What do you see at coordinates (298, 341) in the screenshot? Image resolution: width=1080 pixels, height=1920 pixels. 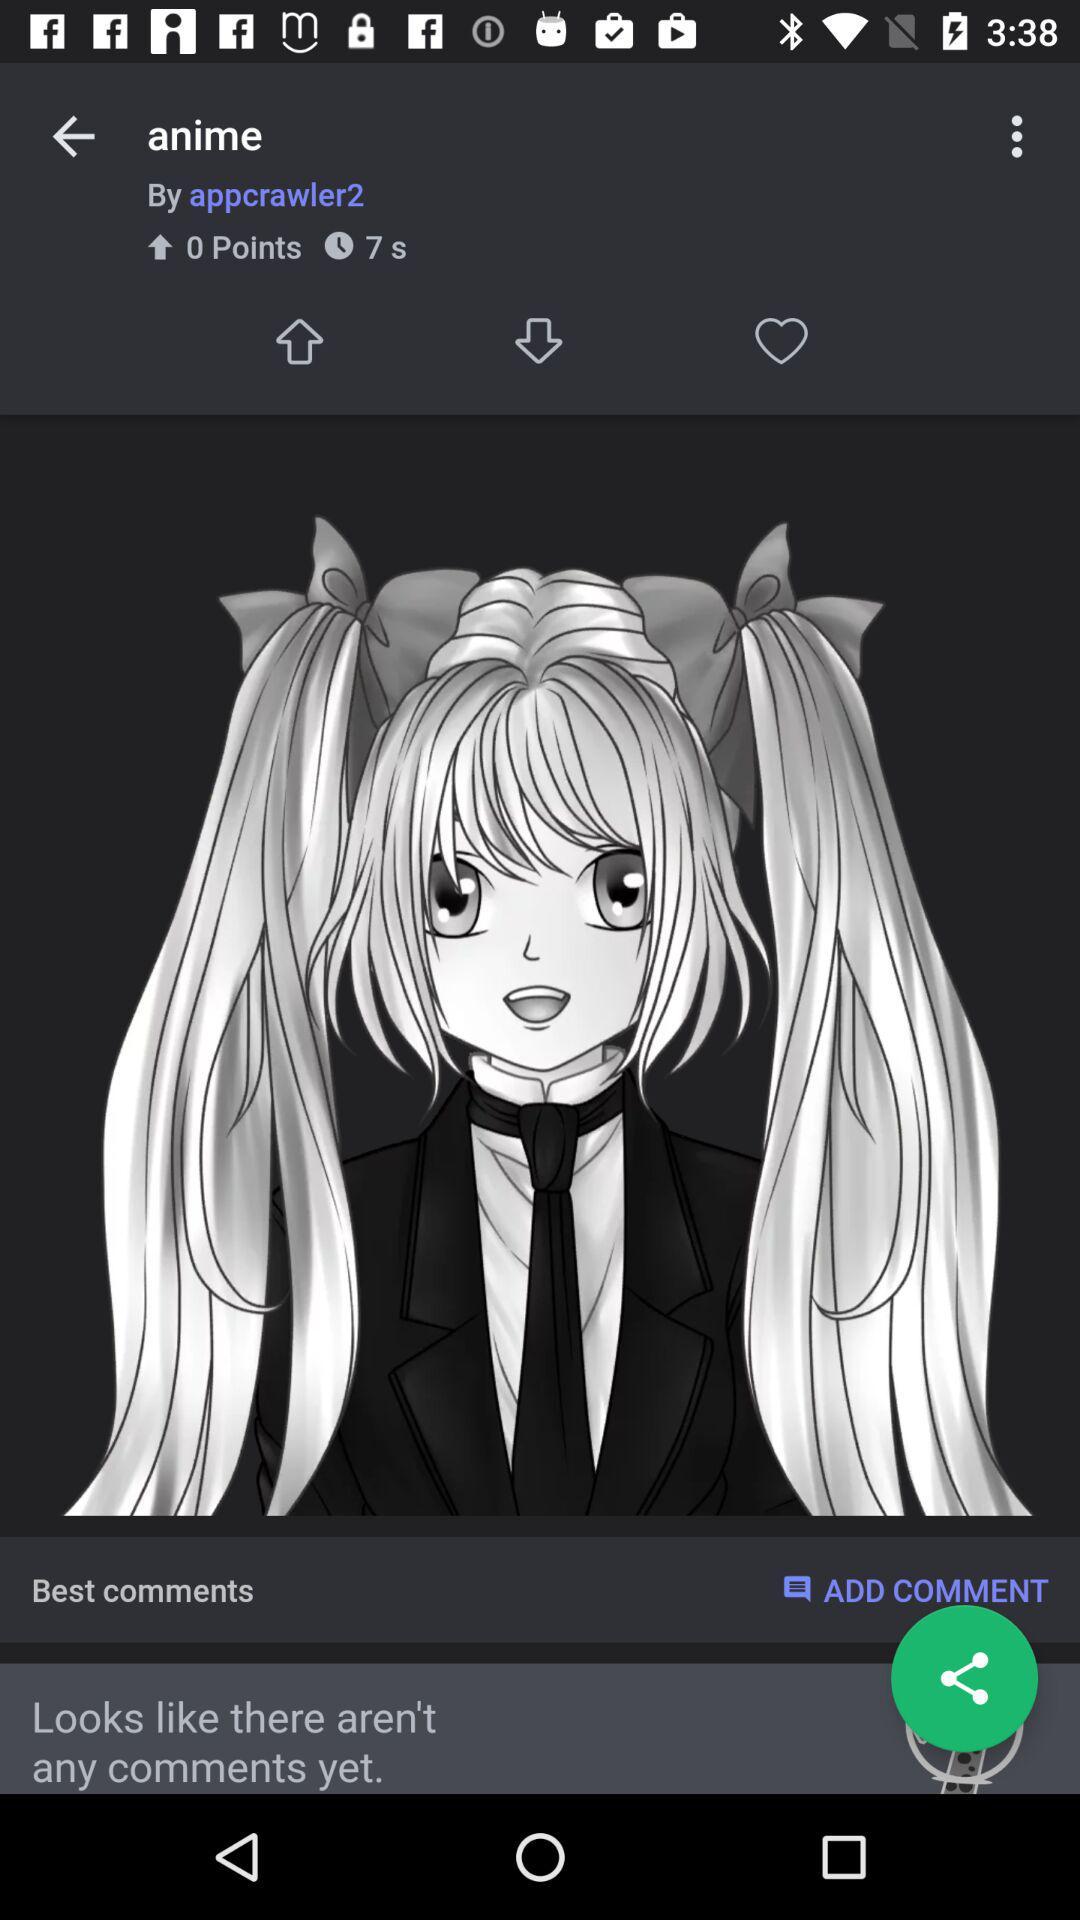 I see `send` at bounding box center [298, 341].